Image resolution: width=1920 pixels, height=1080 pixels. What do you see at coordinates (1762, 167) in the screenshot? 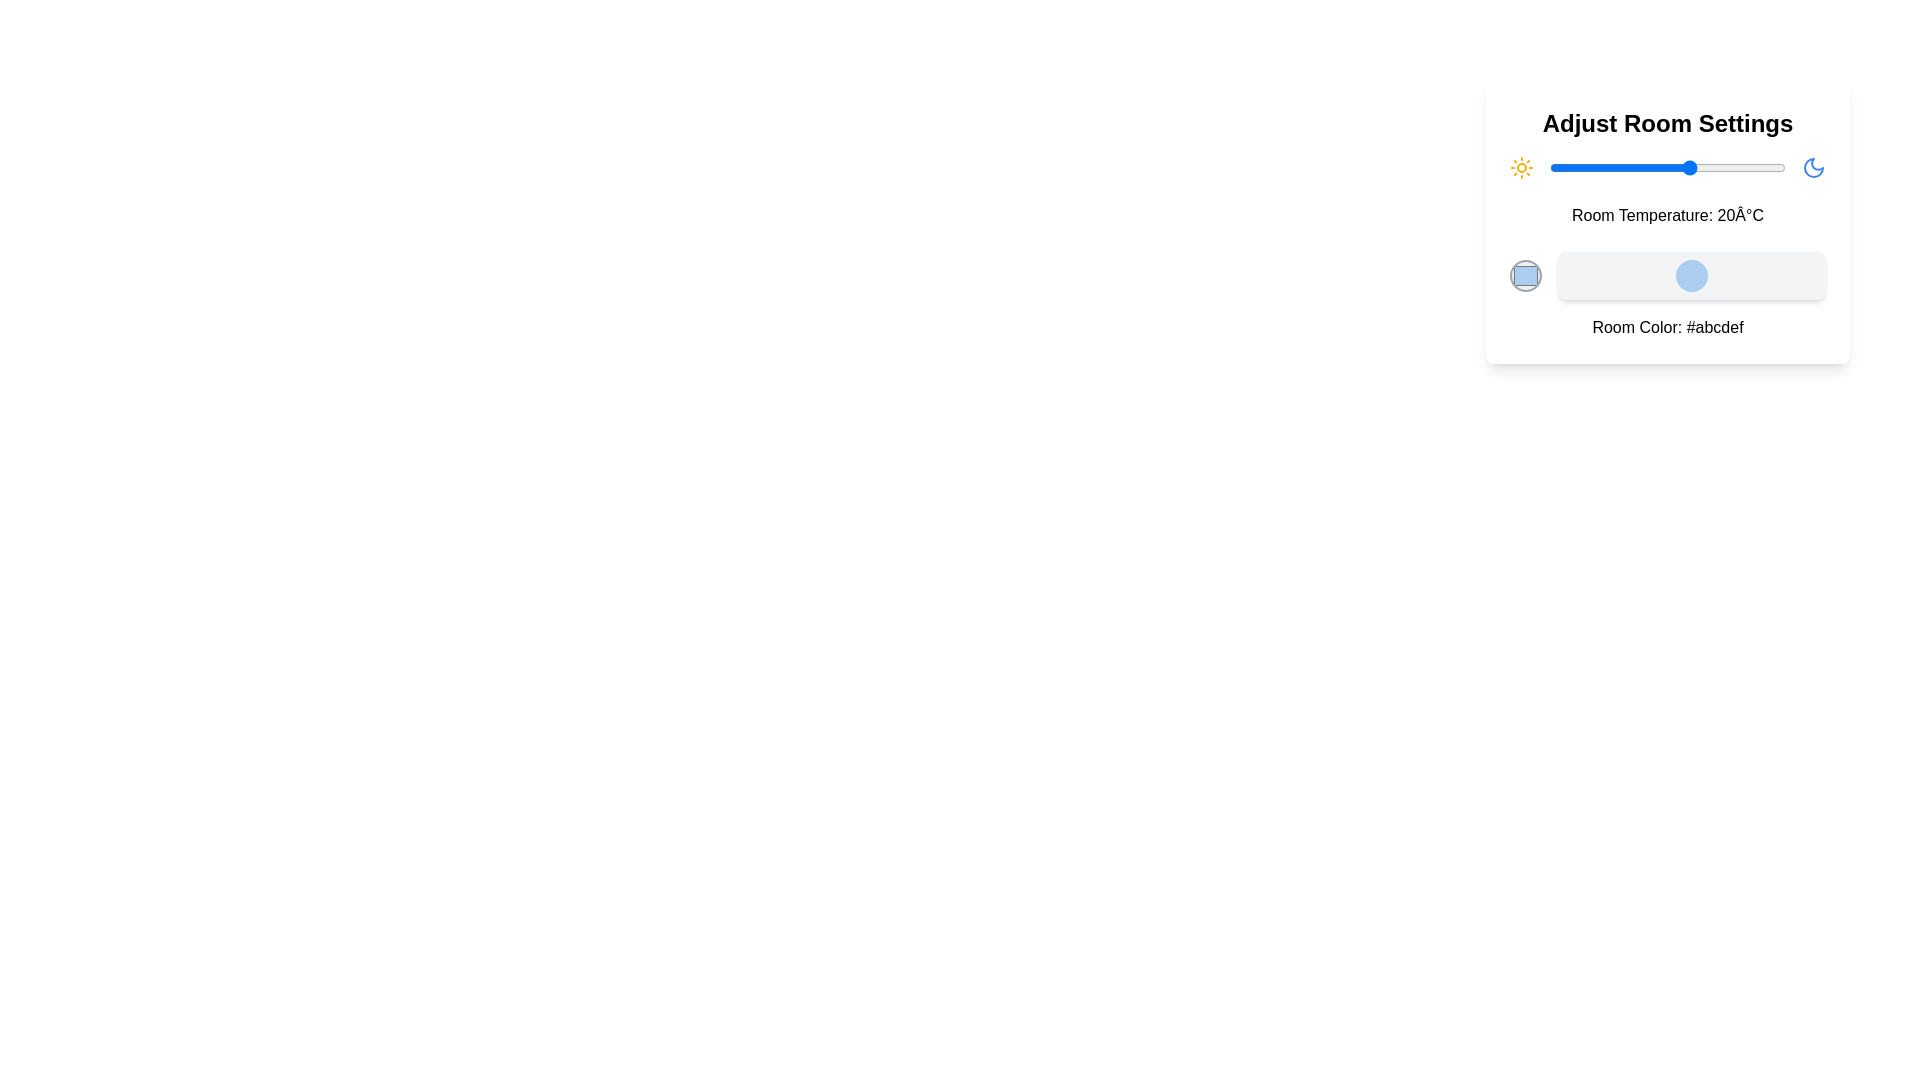
I see `the temperature slider to set the temperature to 35°C` at bounding box center [1762, 167].